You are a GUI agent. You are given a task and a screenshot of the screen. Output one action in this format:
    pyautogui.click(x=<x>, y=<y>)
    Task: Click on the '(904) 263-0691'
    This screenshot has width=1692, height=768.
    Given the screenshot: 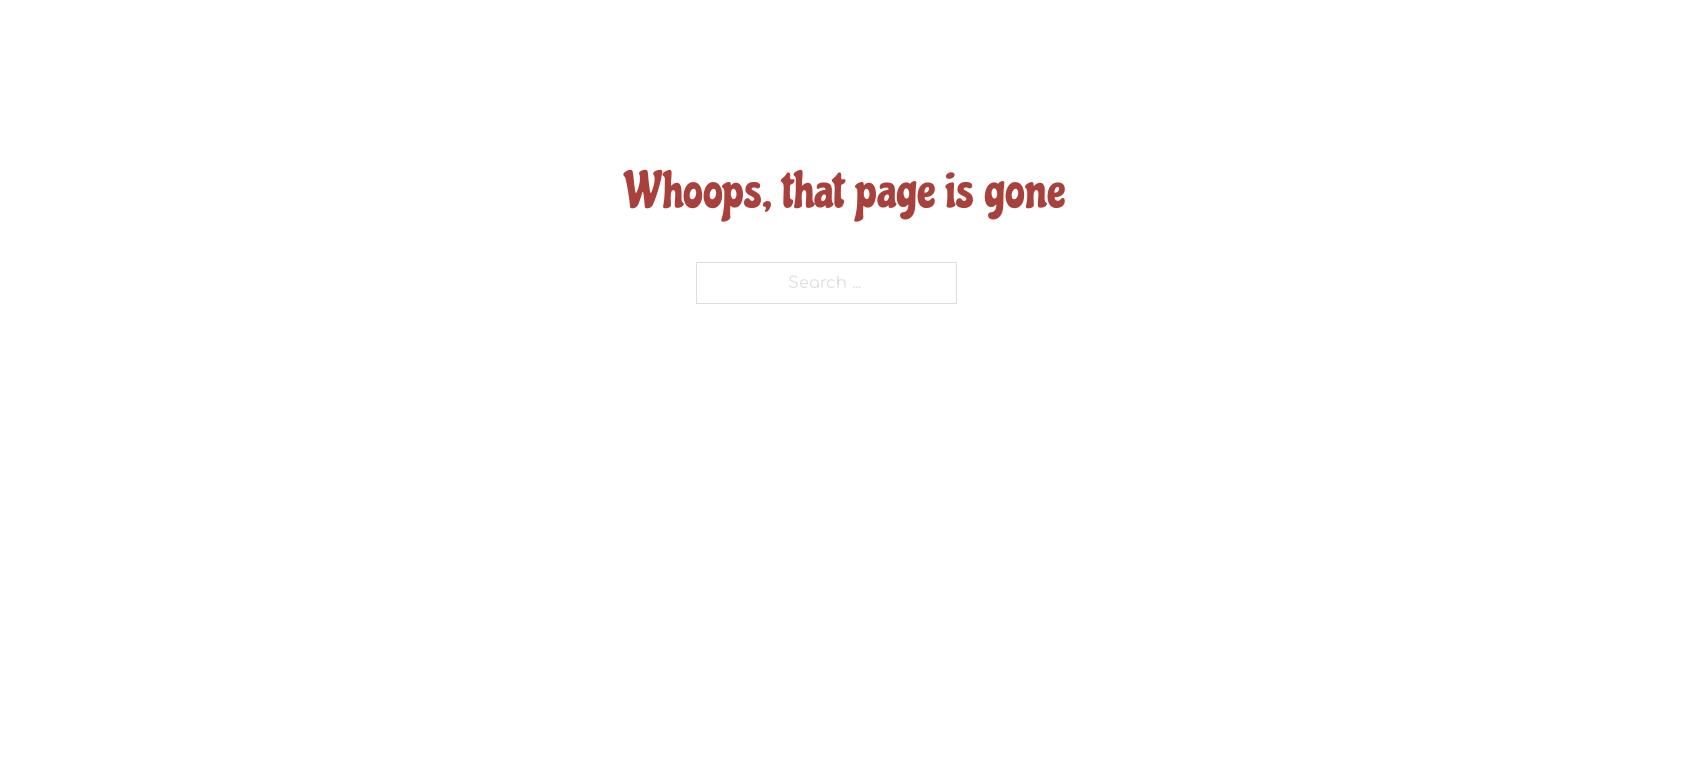 What is the action you would take?
    pyautogui.click(x=960, y=421)
    